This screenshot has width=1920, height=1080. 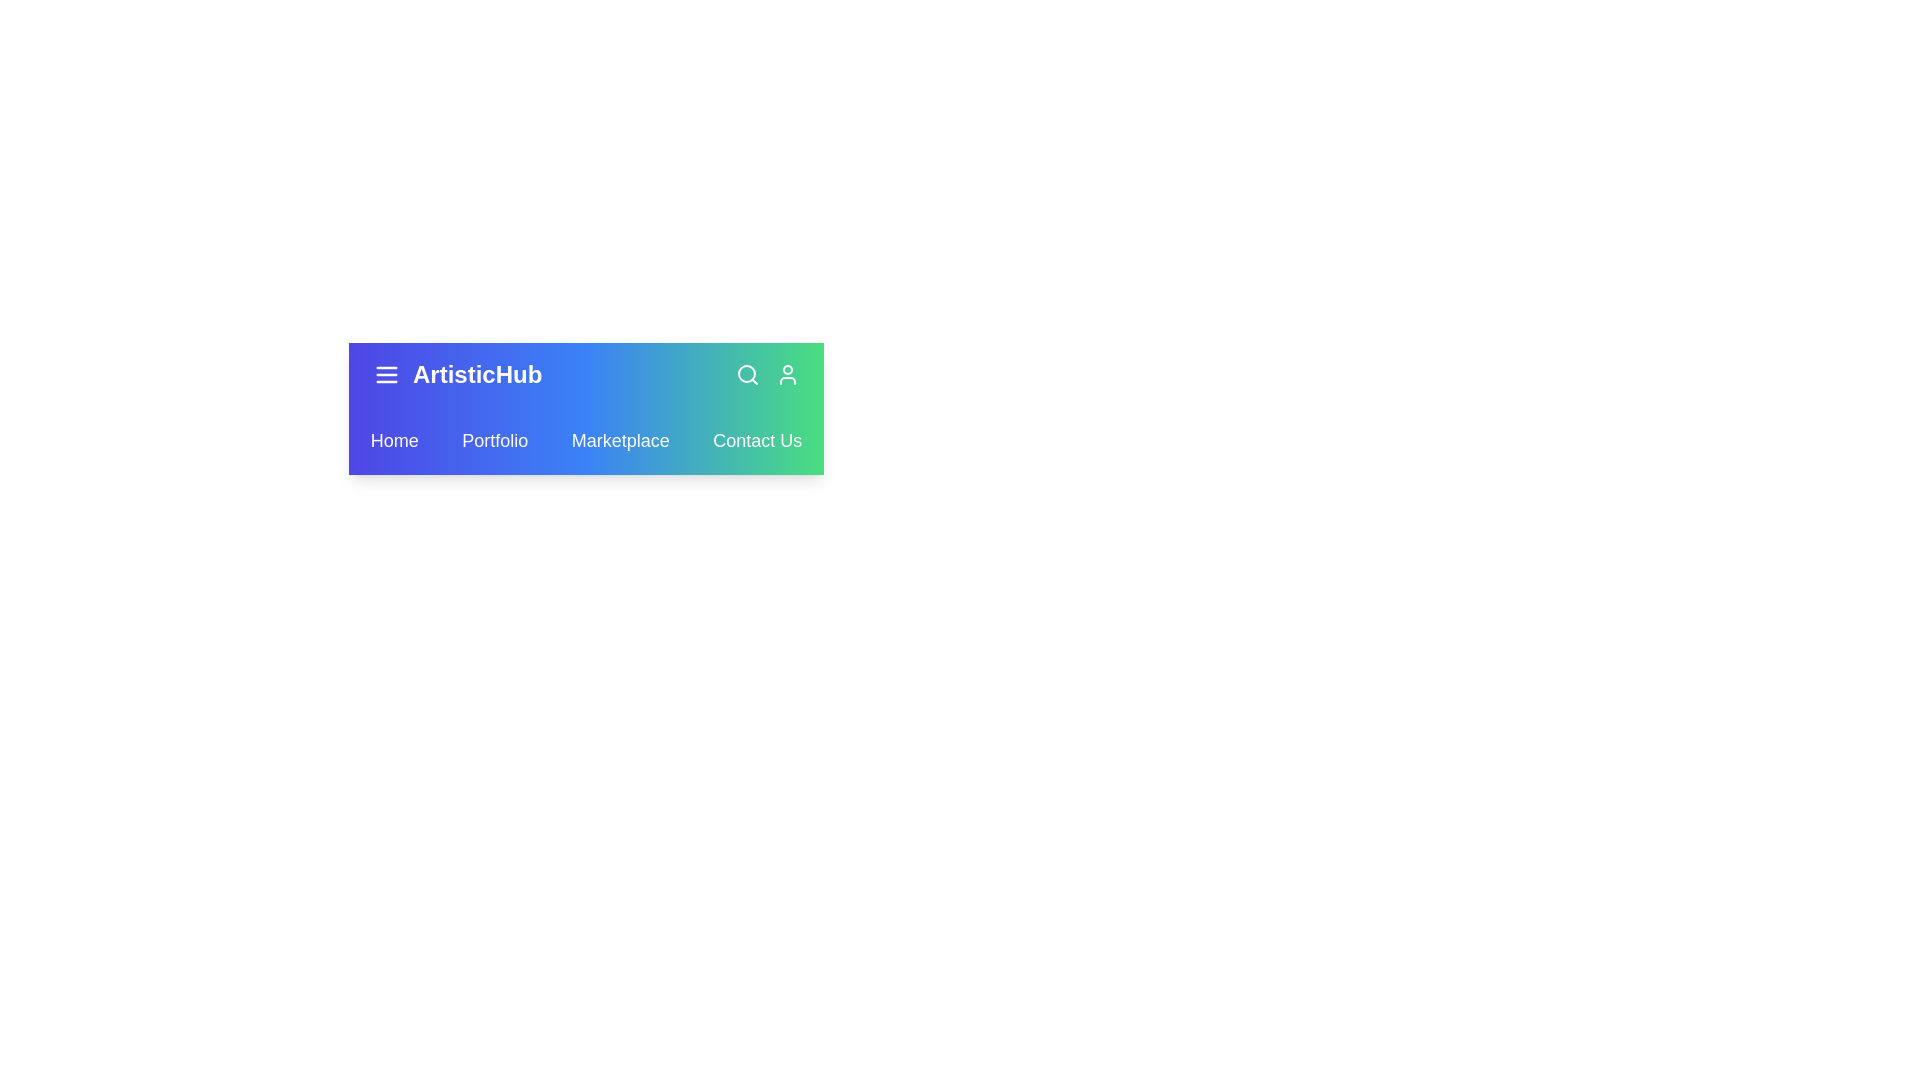 What do you see at coordinates (786, 374) in the screenshot?
I see `the user icon to access account options` at bounding box center [786, 374].